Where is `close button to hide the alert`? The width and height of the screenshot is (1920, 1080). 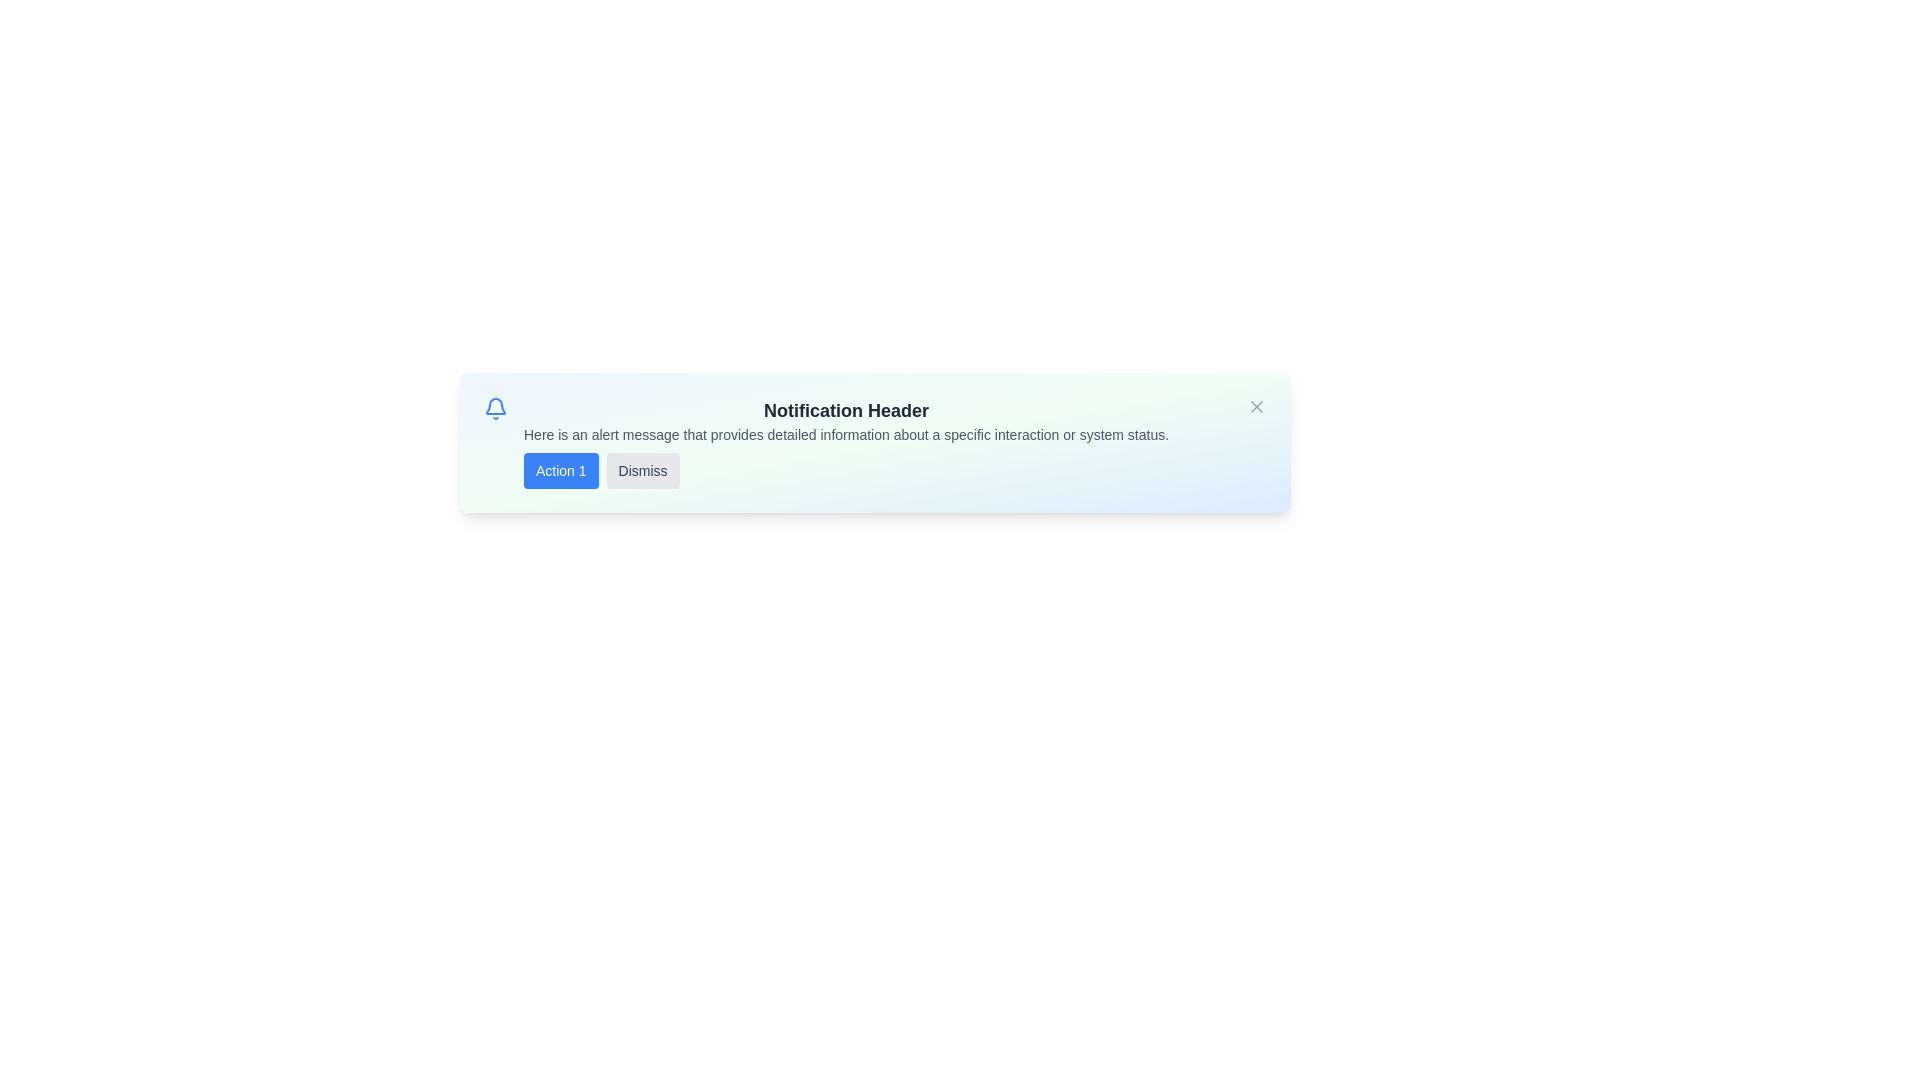
close button to hide the alert is located at coordinates (1256, 406).